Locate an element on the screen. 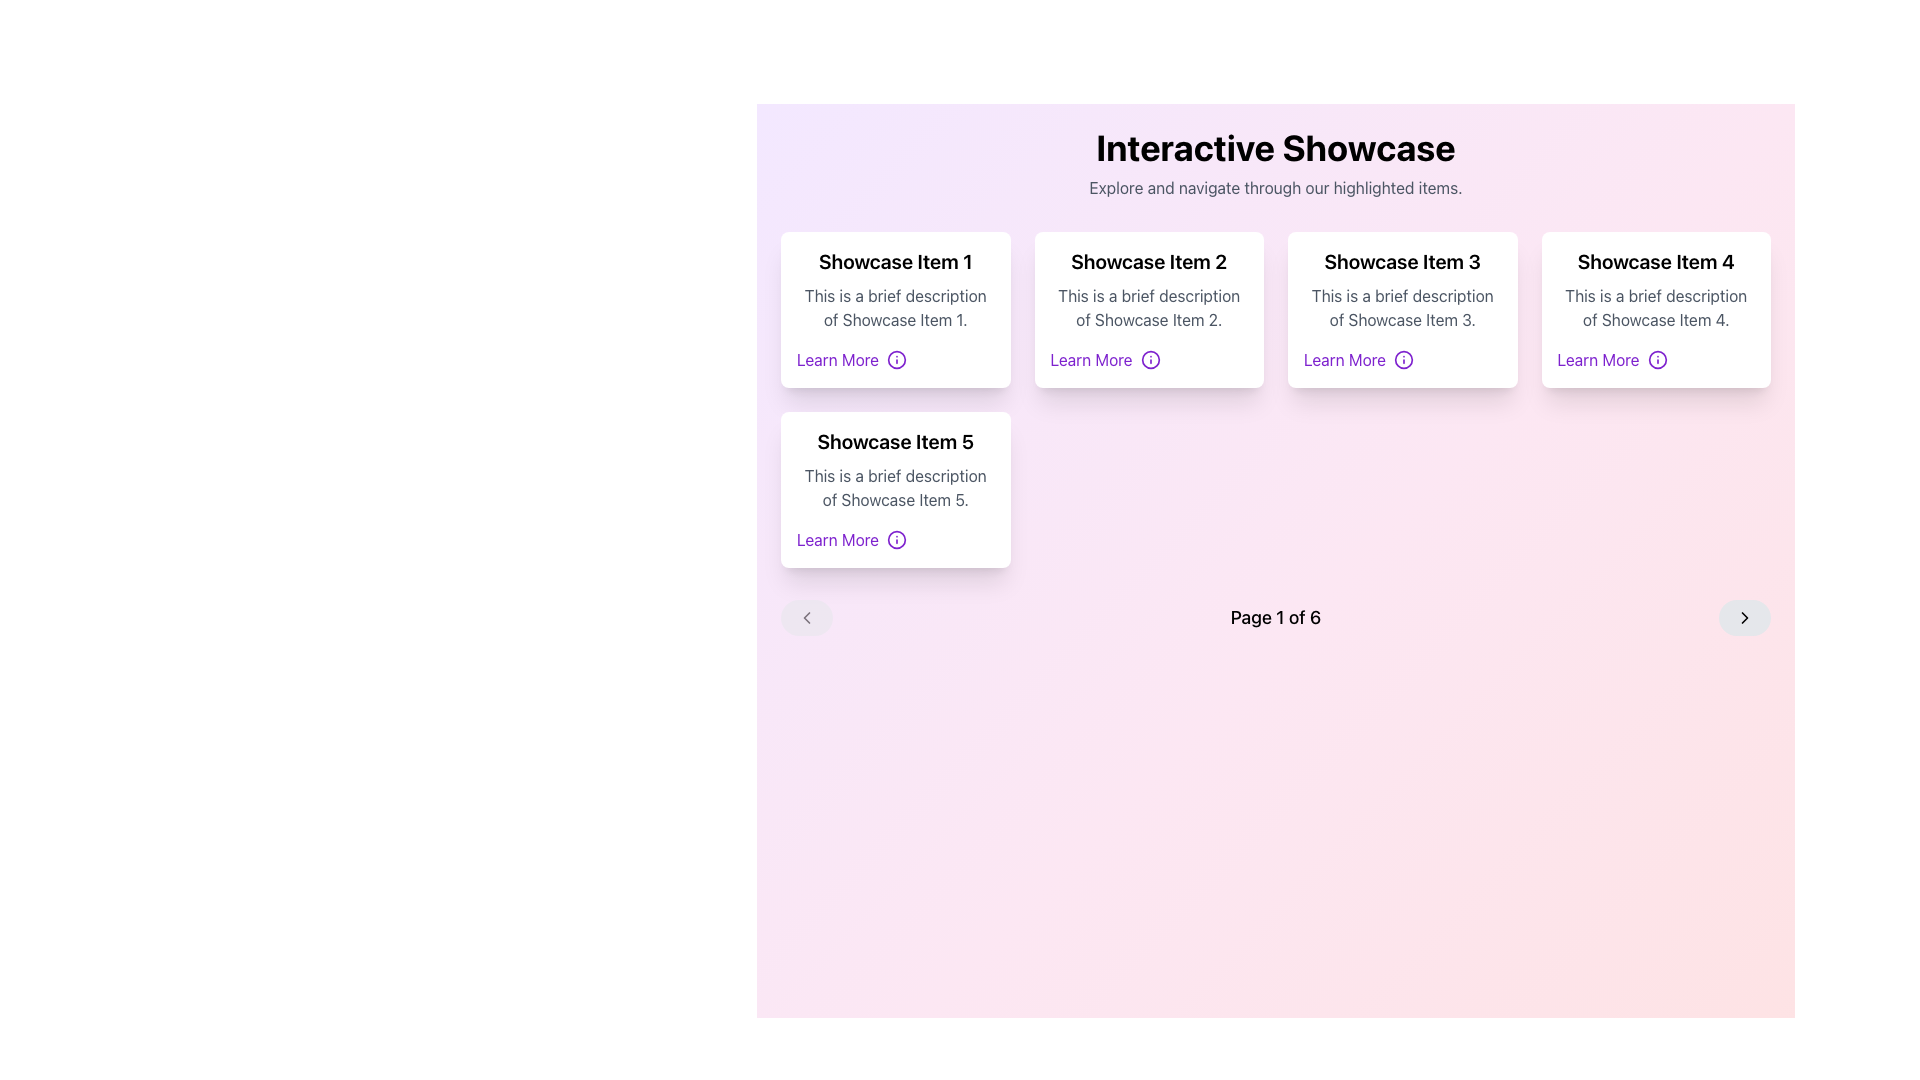  the rightward-facing chevron icon within the rounded rectangular button is located at coordinates (1743, 616).